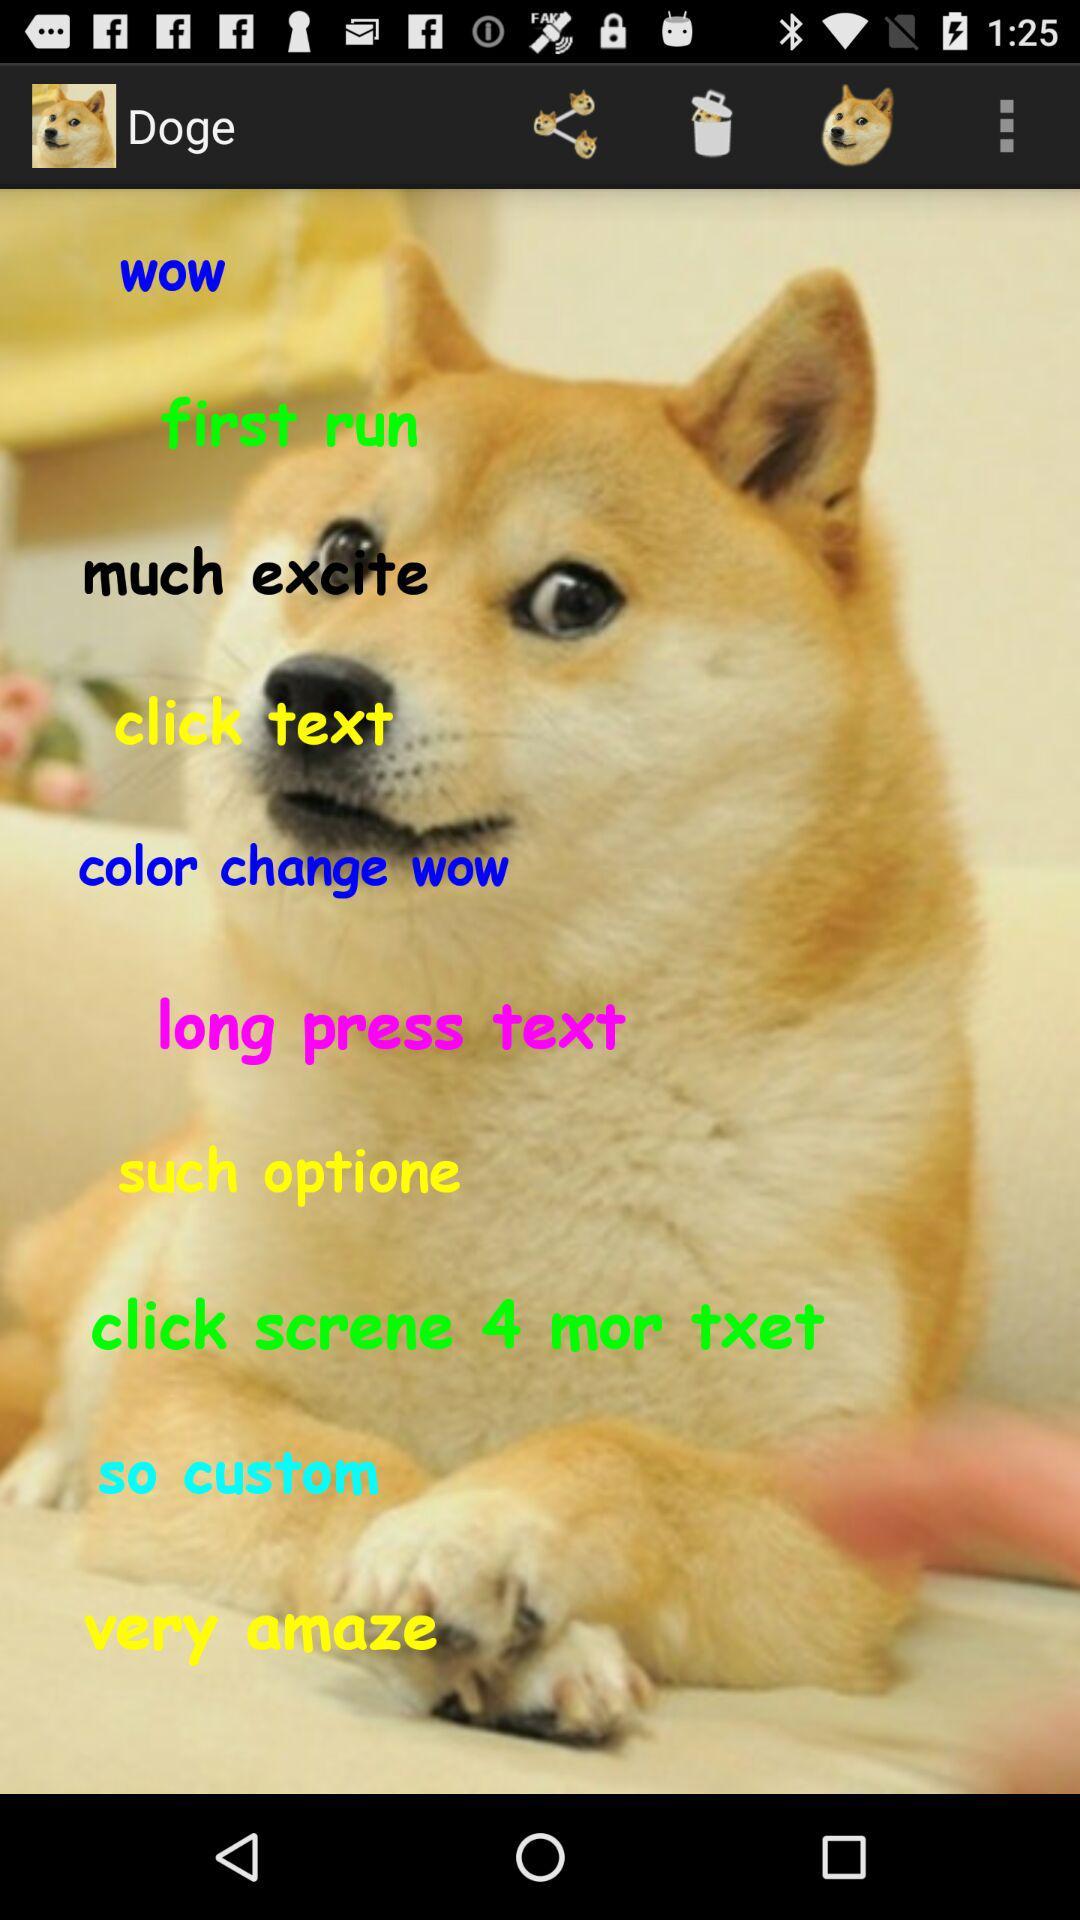 This screenshot has height=1920, width=1080. Describe the element at coordinates (858, 124) in the screenshot. I see `the dog icon which is placed right side of the delete icon` at that location.